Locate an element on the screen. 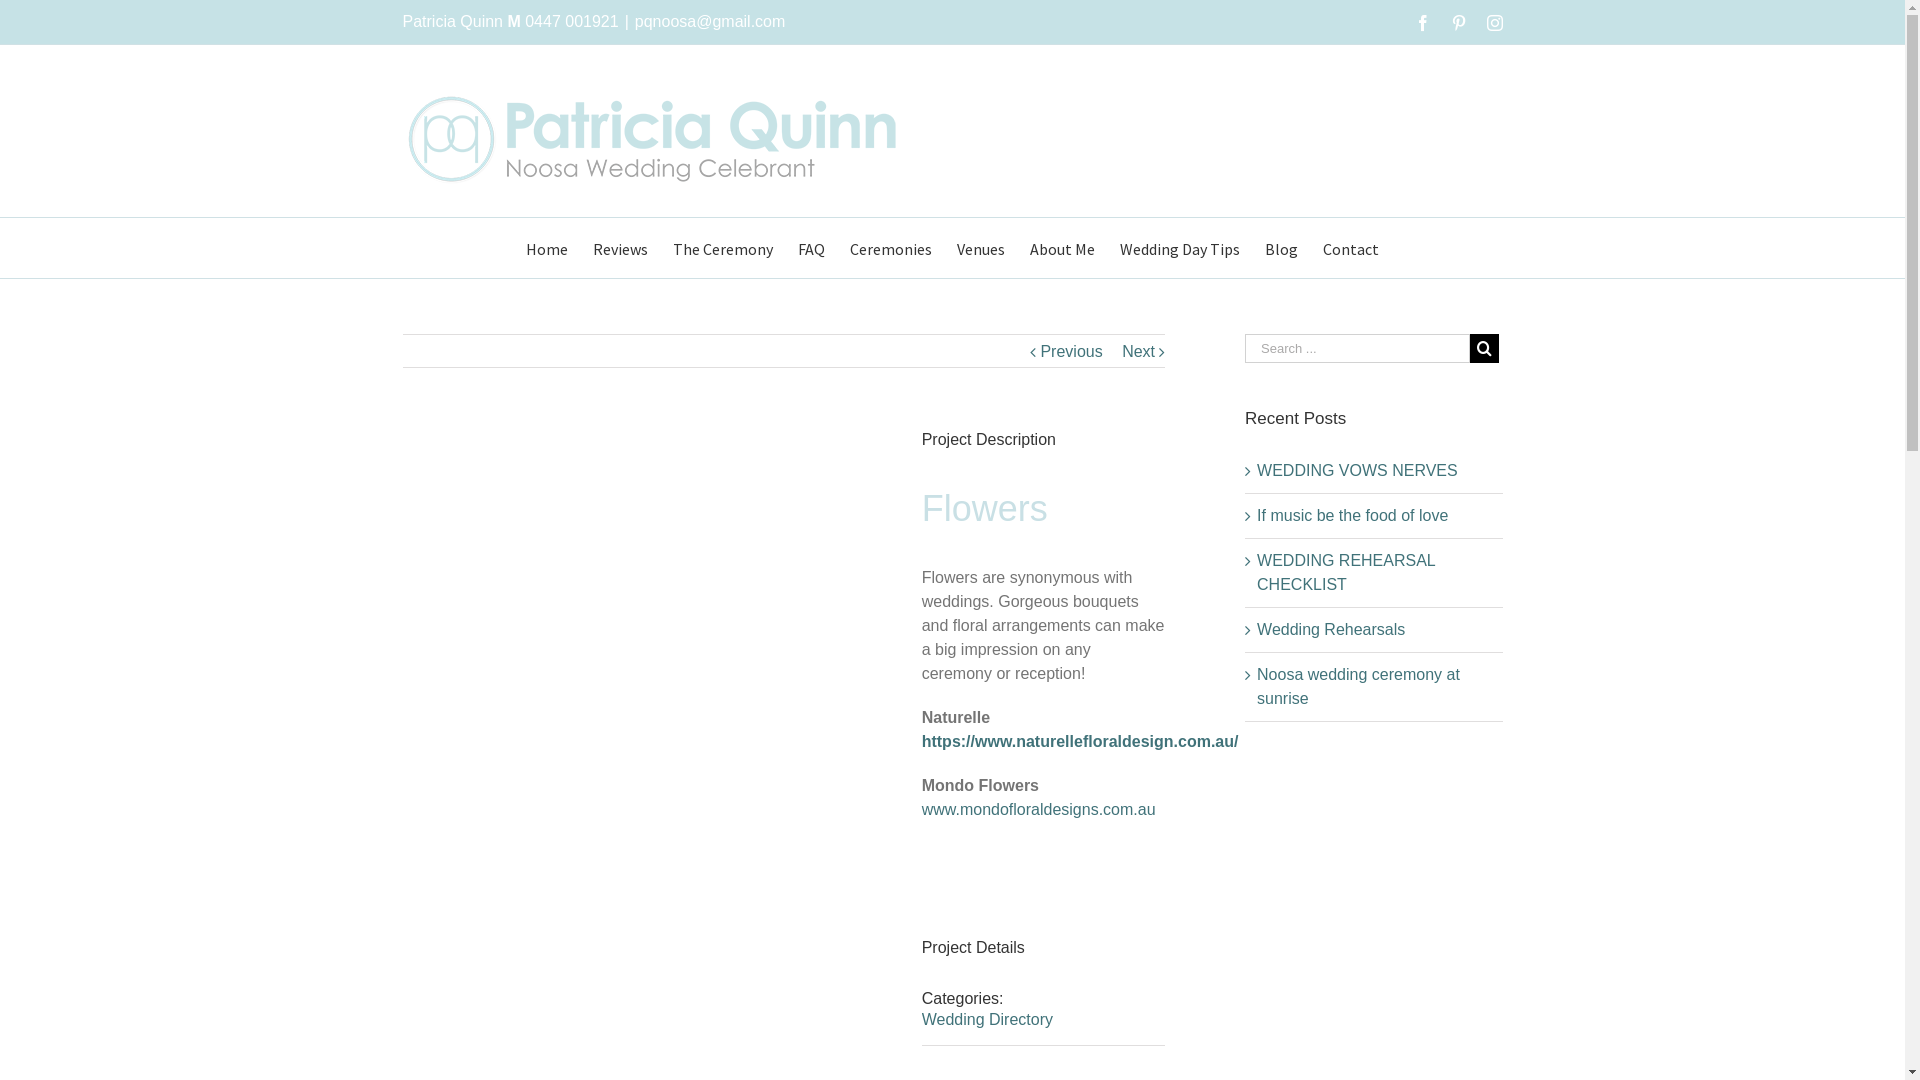 This screenshot has height=1080, width=1920. 'About Me' is located at coordinates (1061, 246).